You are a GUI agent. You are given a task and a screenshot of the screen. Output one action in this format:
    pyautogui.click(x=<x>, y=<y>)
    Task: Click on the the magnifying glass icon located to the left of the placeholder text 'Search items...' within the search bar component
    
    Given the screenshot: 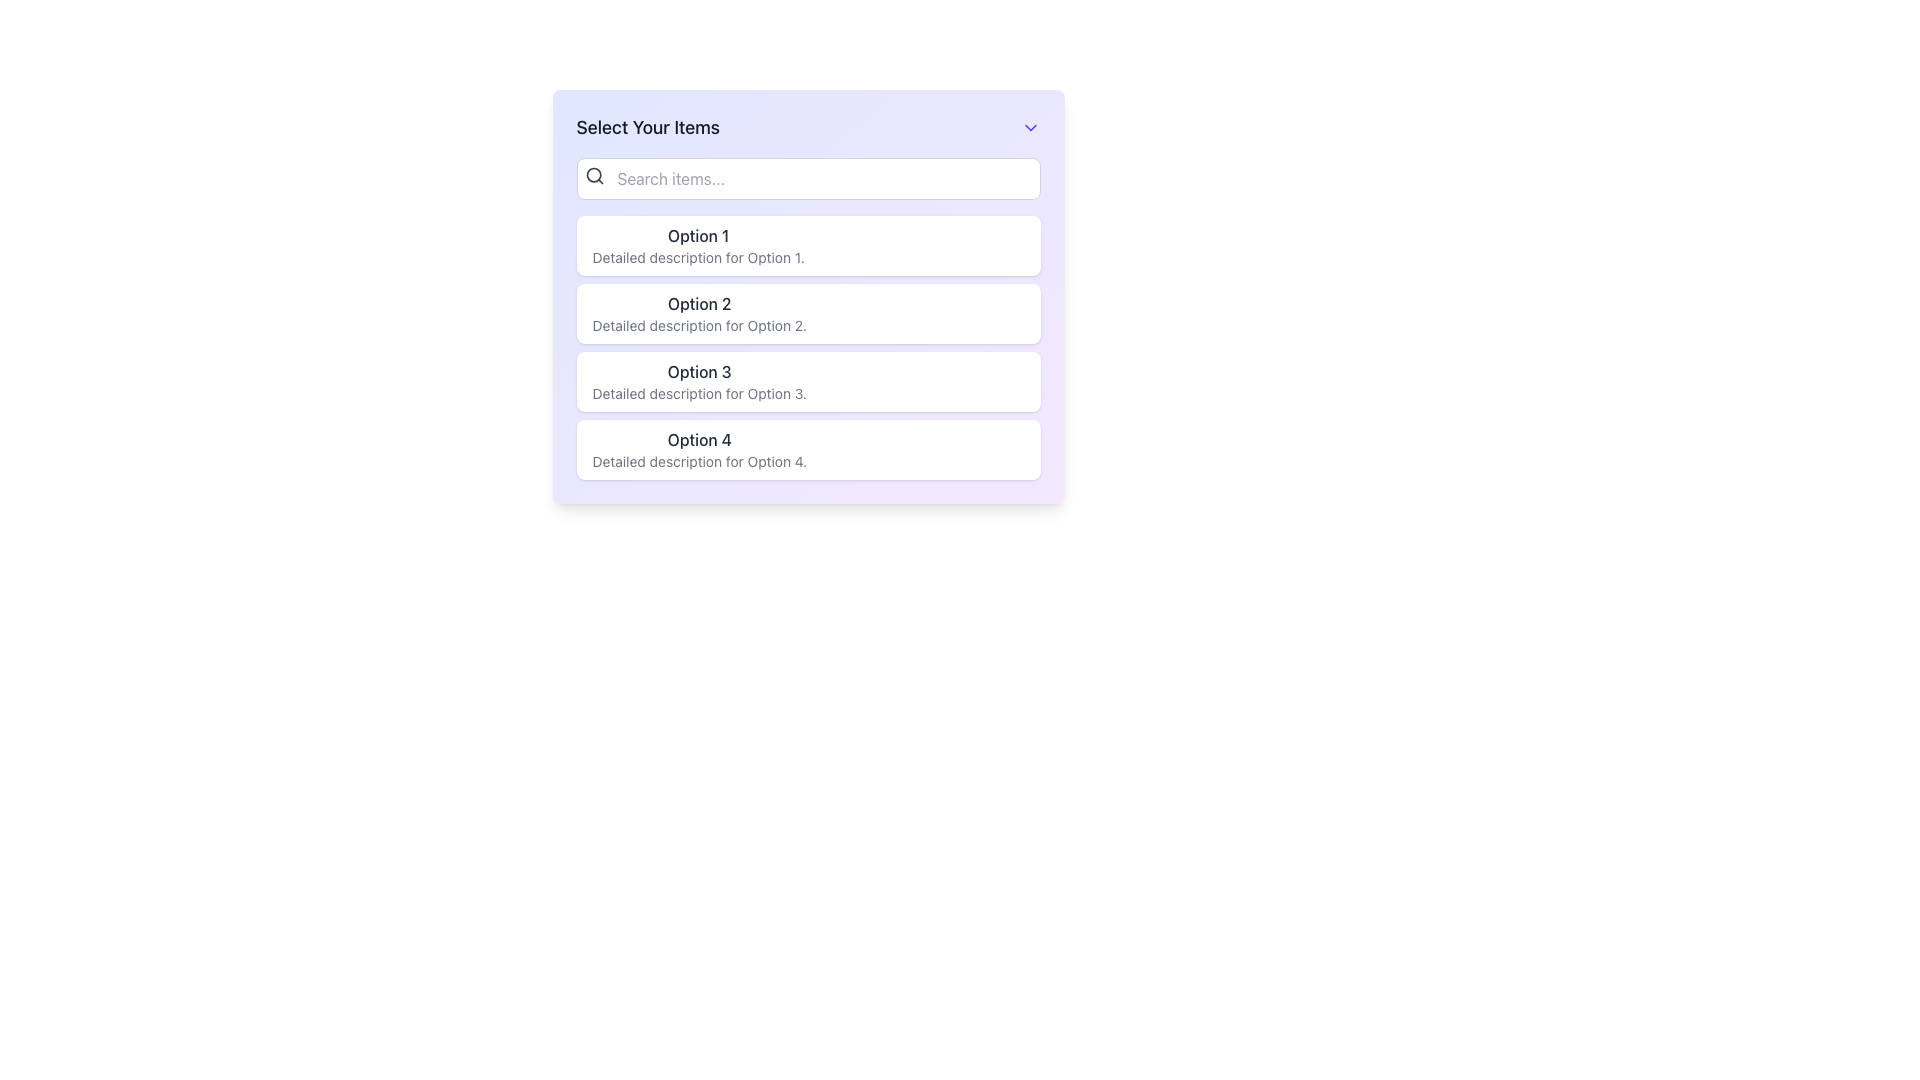 What is the action you would take?
    pyautogui.click(x=593, y=175)
    